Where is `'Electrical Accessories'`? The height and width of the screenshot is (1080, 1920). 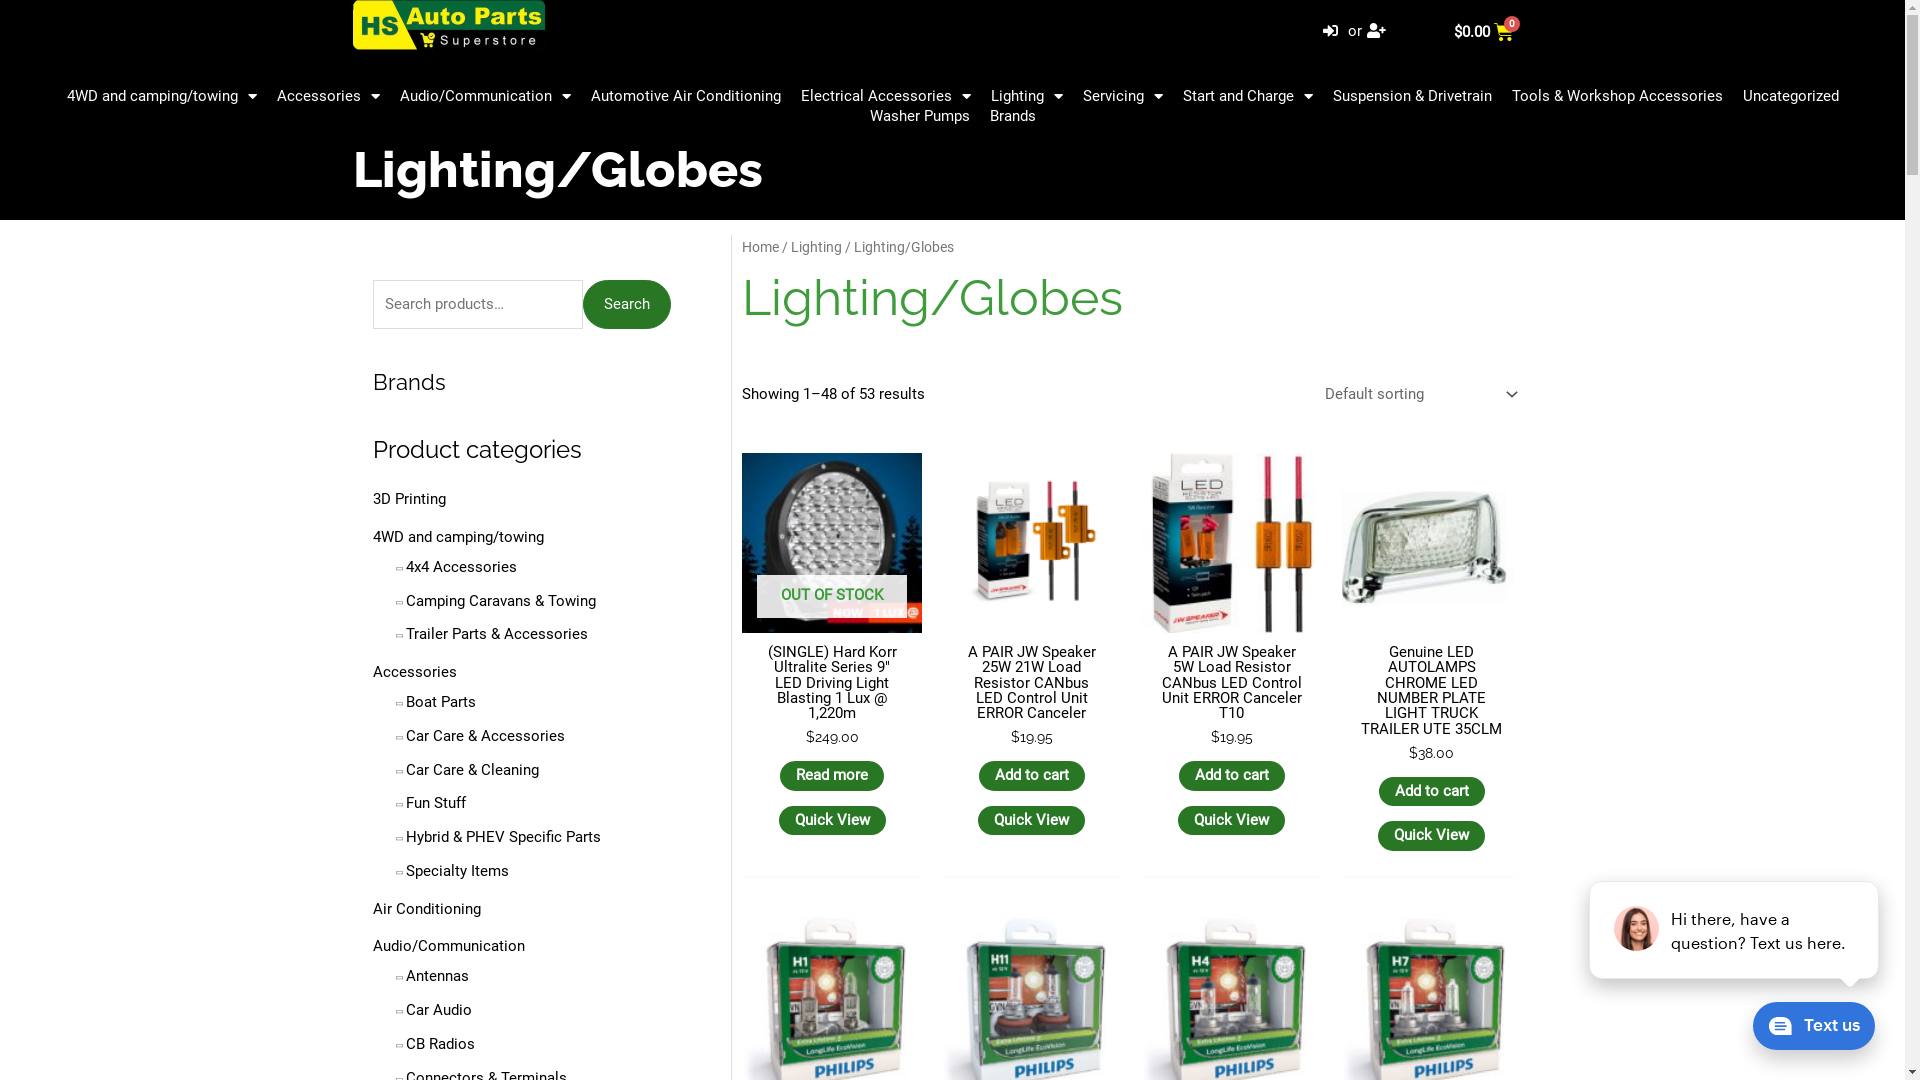
'Electrical Accessories' is located at coordinates (789, 96).